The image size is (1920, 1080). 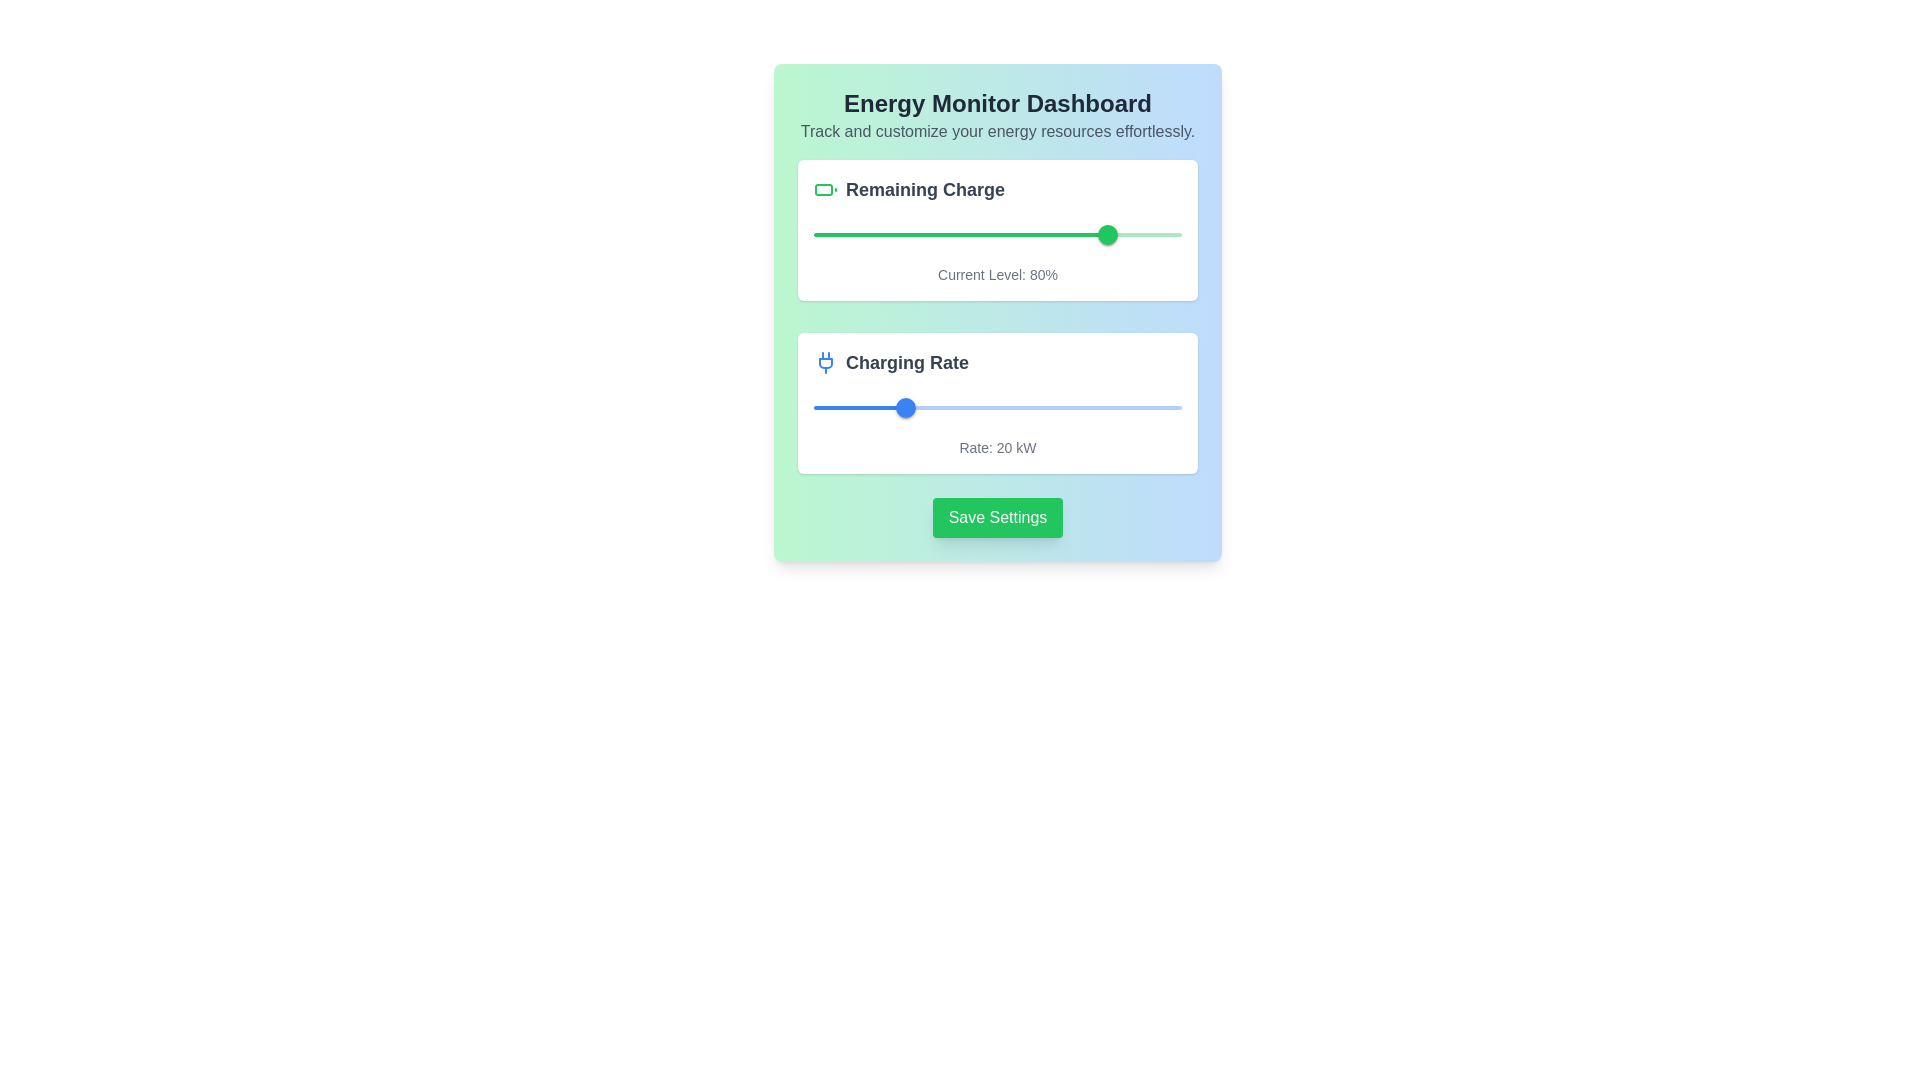 I want to click on the charging rate, so click(x=984, y=407).